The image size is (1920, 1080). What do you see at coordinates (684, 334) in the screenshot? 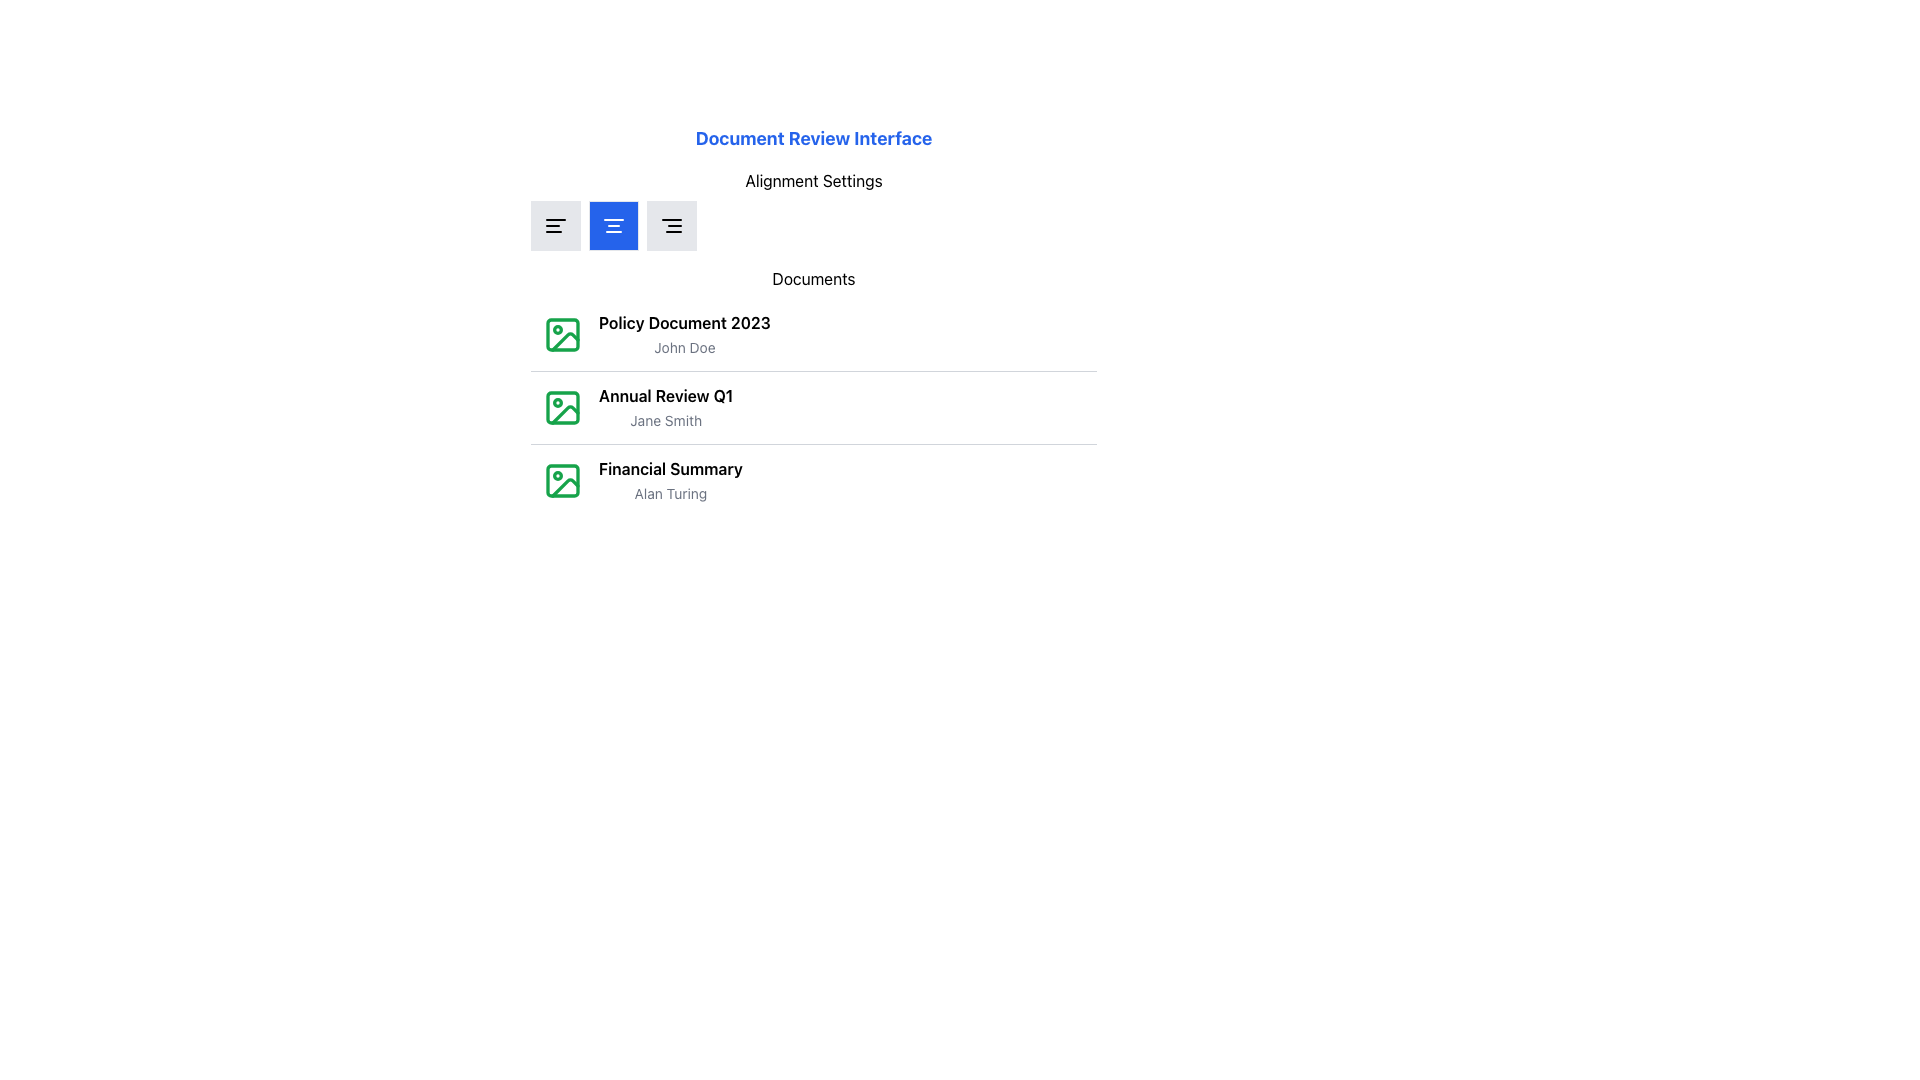
I see `the first document entry in the list under the 'Documents' heading` at bounding box center [684, 334].